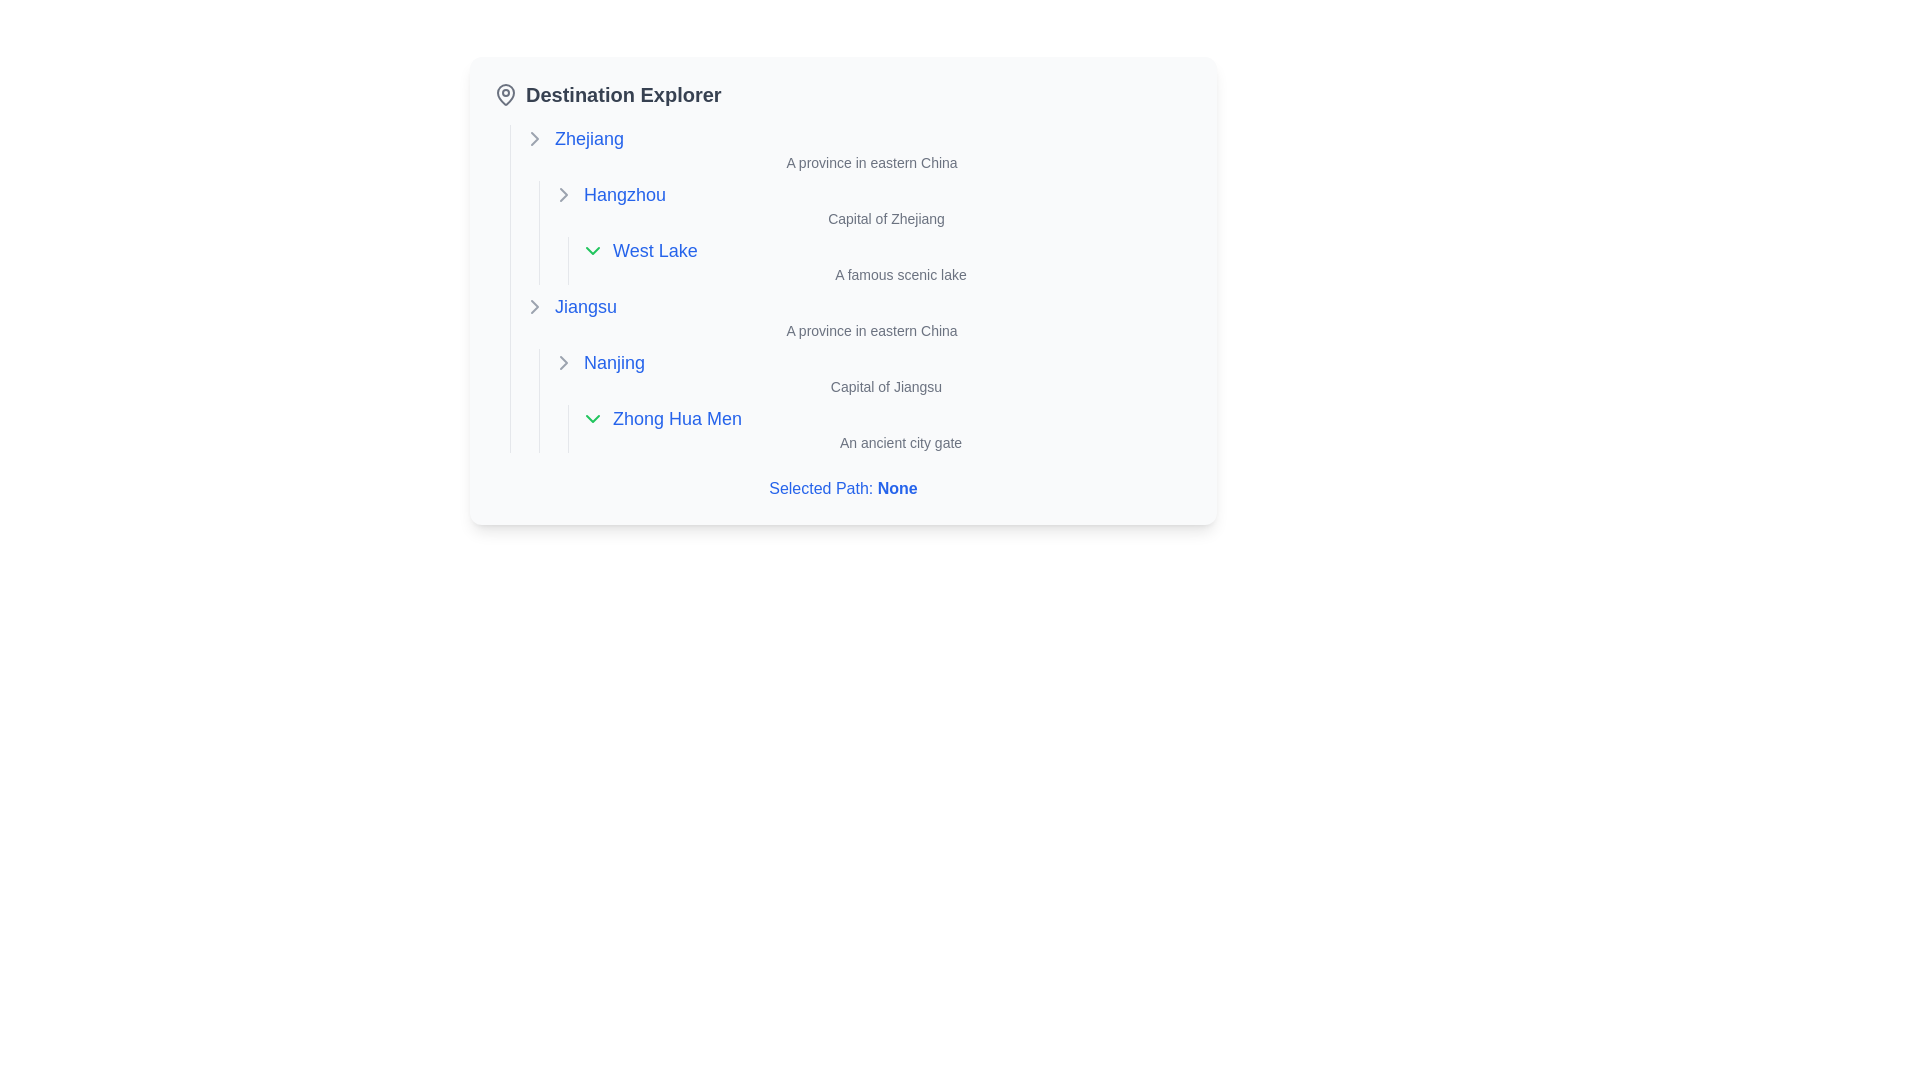  Describe the element at coordinates (880, 427) in the screenshot. I see `the Text display block providing details about 'Zhong Hua Men' in the 'Destination Explorer' panel under 'Nanjing'` at that location.